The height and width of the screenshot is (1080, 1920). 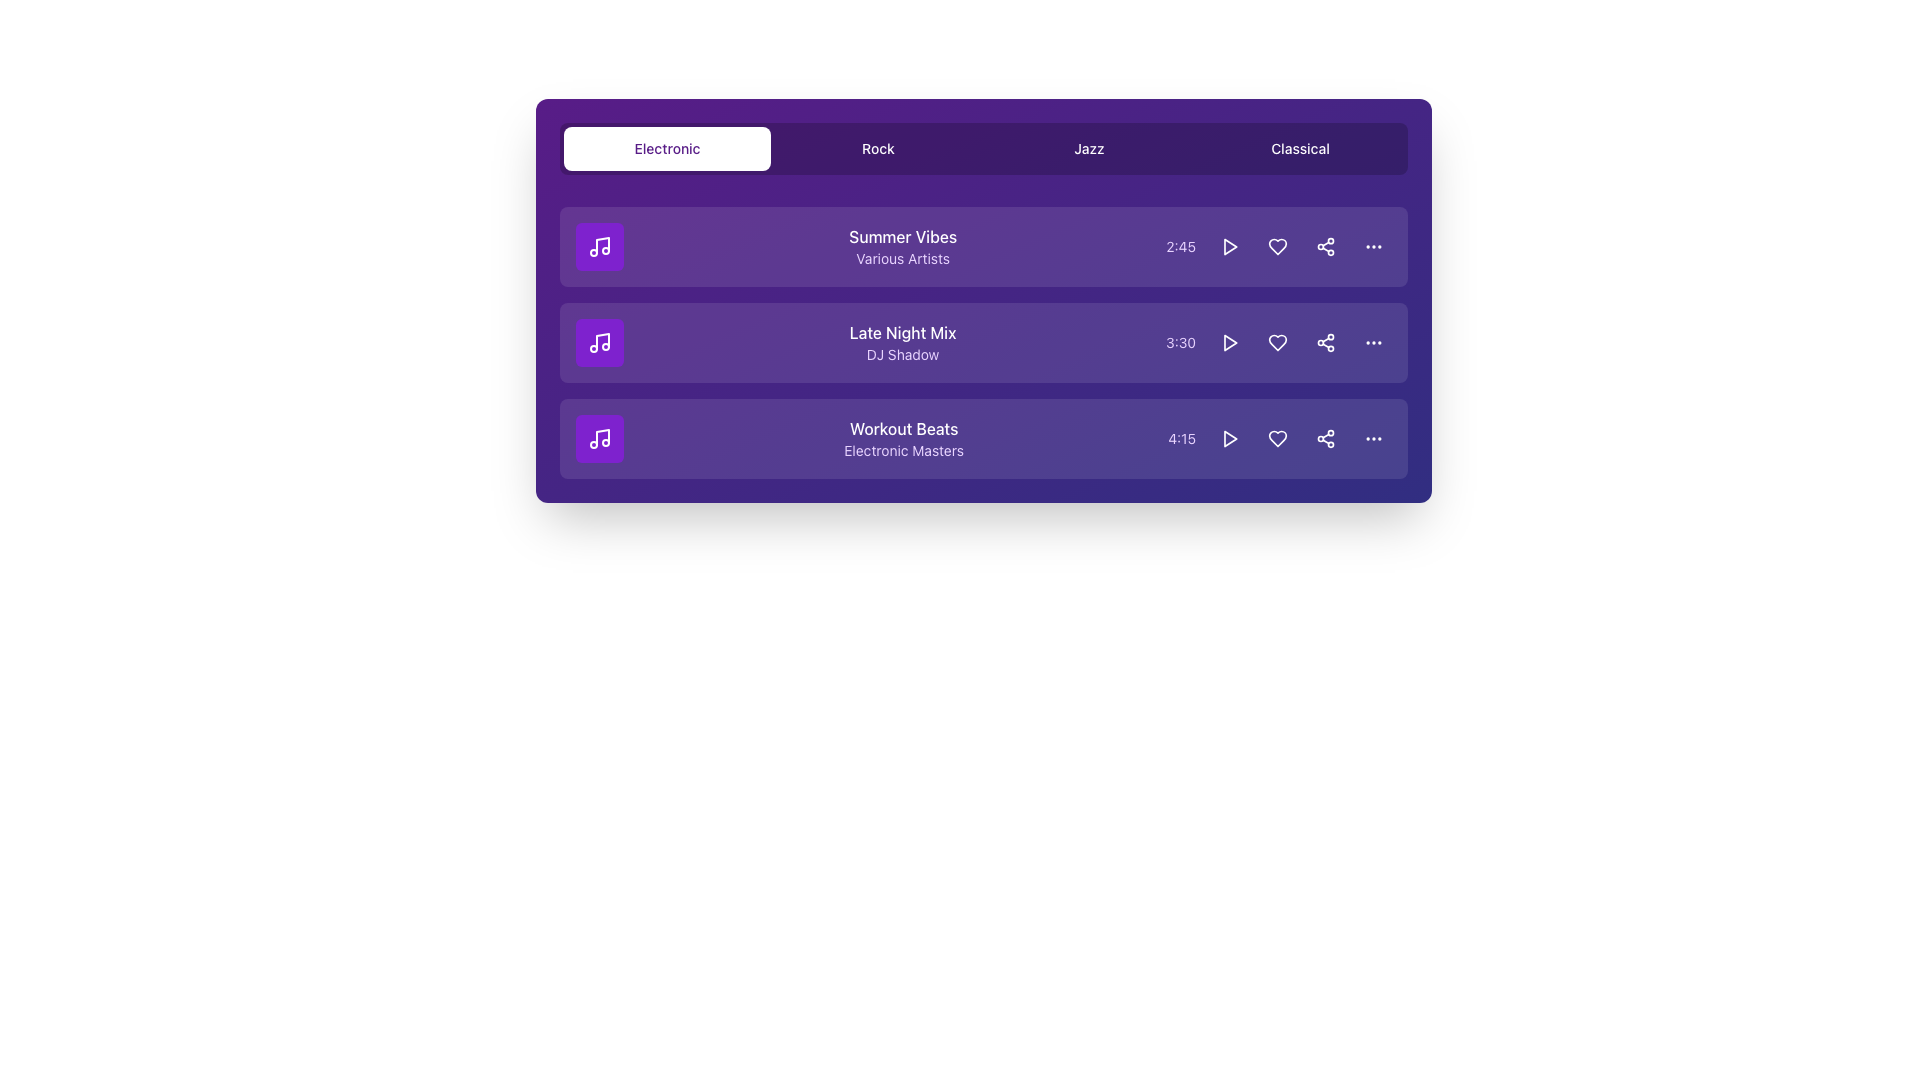 What do you see at coordinates (1372, 245) in the screenshot?
I see `the ellipsis menu icon on the right side of the music track row` at bounding box center [1372, 245].